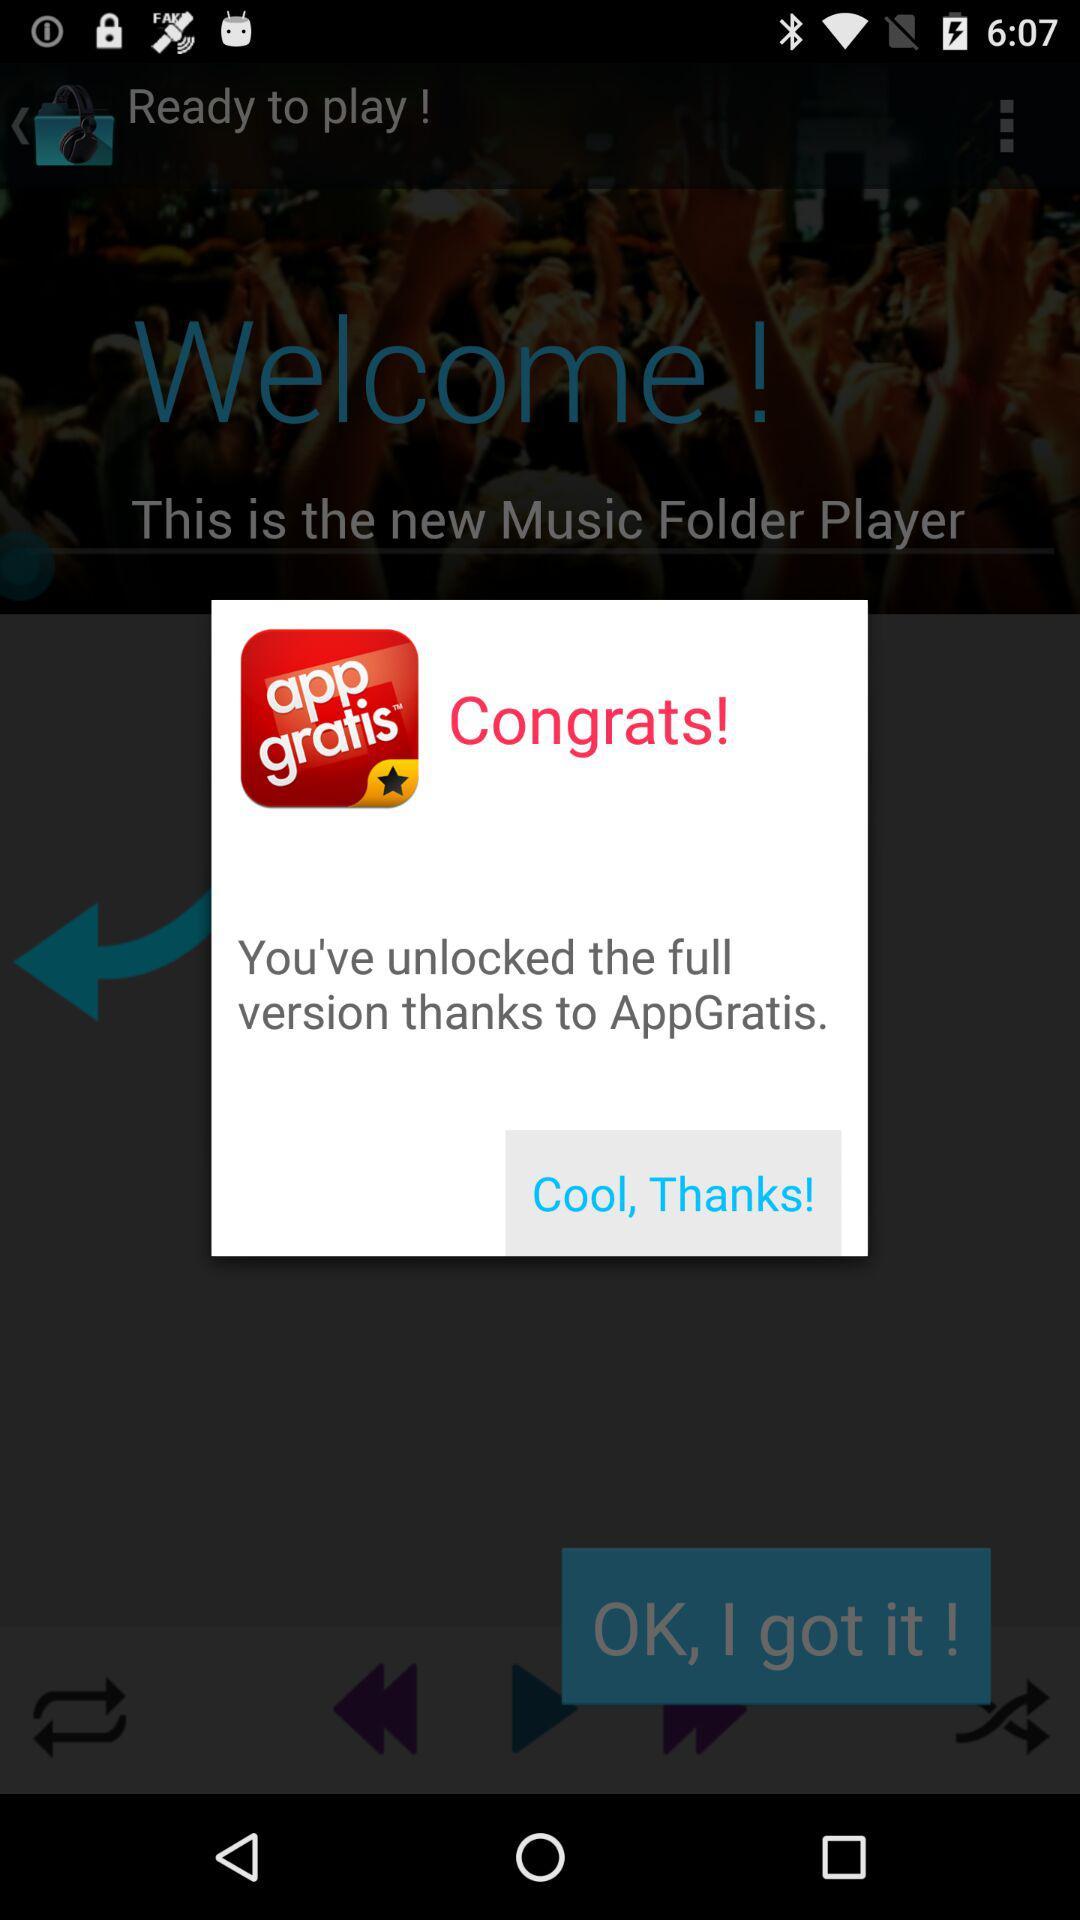 The image size is (1080, 1920). What do you see at coordinates (673, 1193) in the screenshot?
I see `item below you ve unlocked item` at bounding box center [673, 1193].